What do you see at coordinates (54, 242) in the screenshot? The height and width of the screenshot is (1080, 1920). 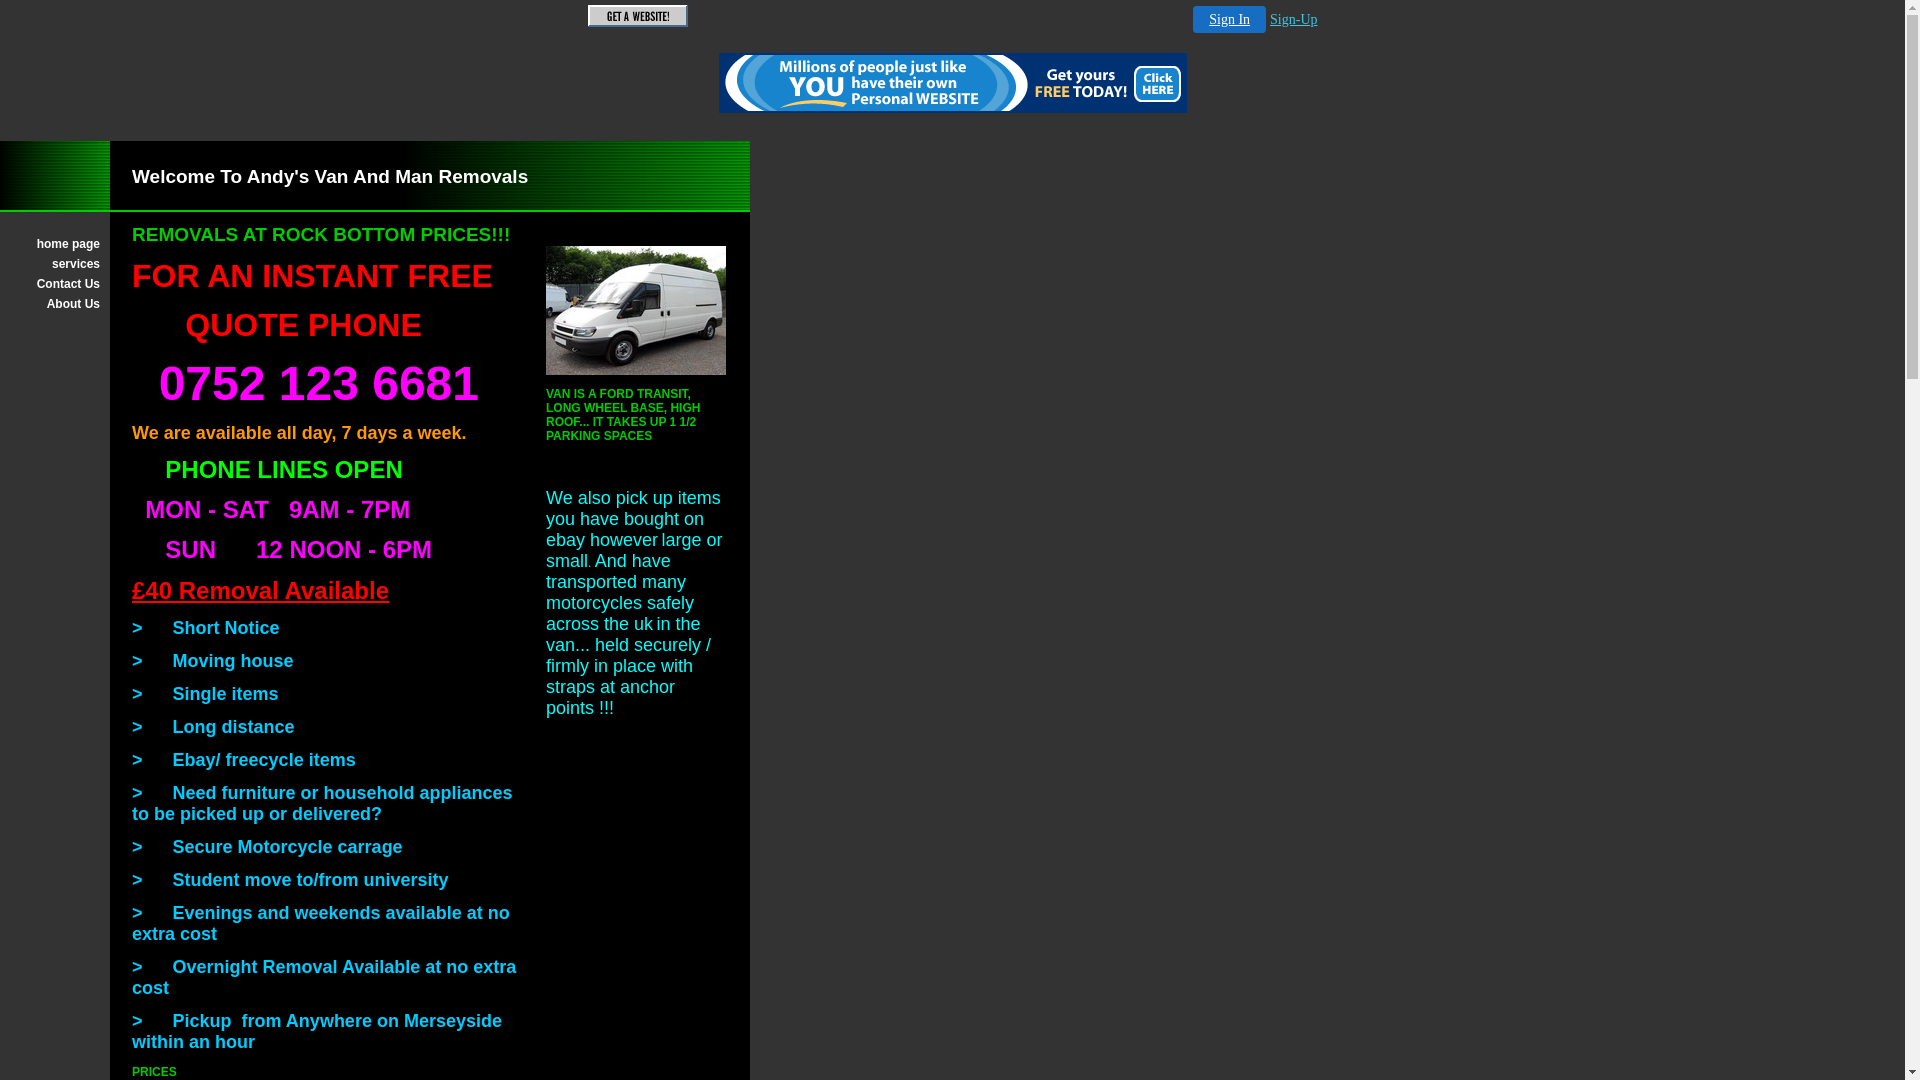 I see `'home page'` at bounding box center [54, 242].